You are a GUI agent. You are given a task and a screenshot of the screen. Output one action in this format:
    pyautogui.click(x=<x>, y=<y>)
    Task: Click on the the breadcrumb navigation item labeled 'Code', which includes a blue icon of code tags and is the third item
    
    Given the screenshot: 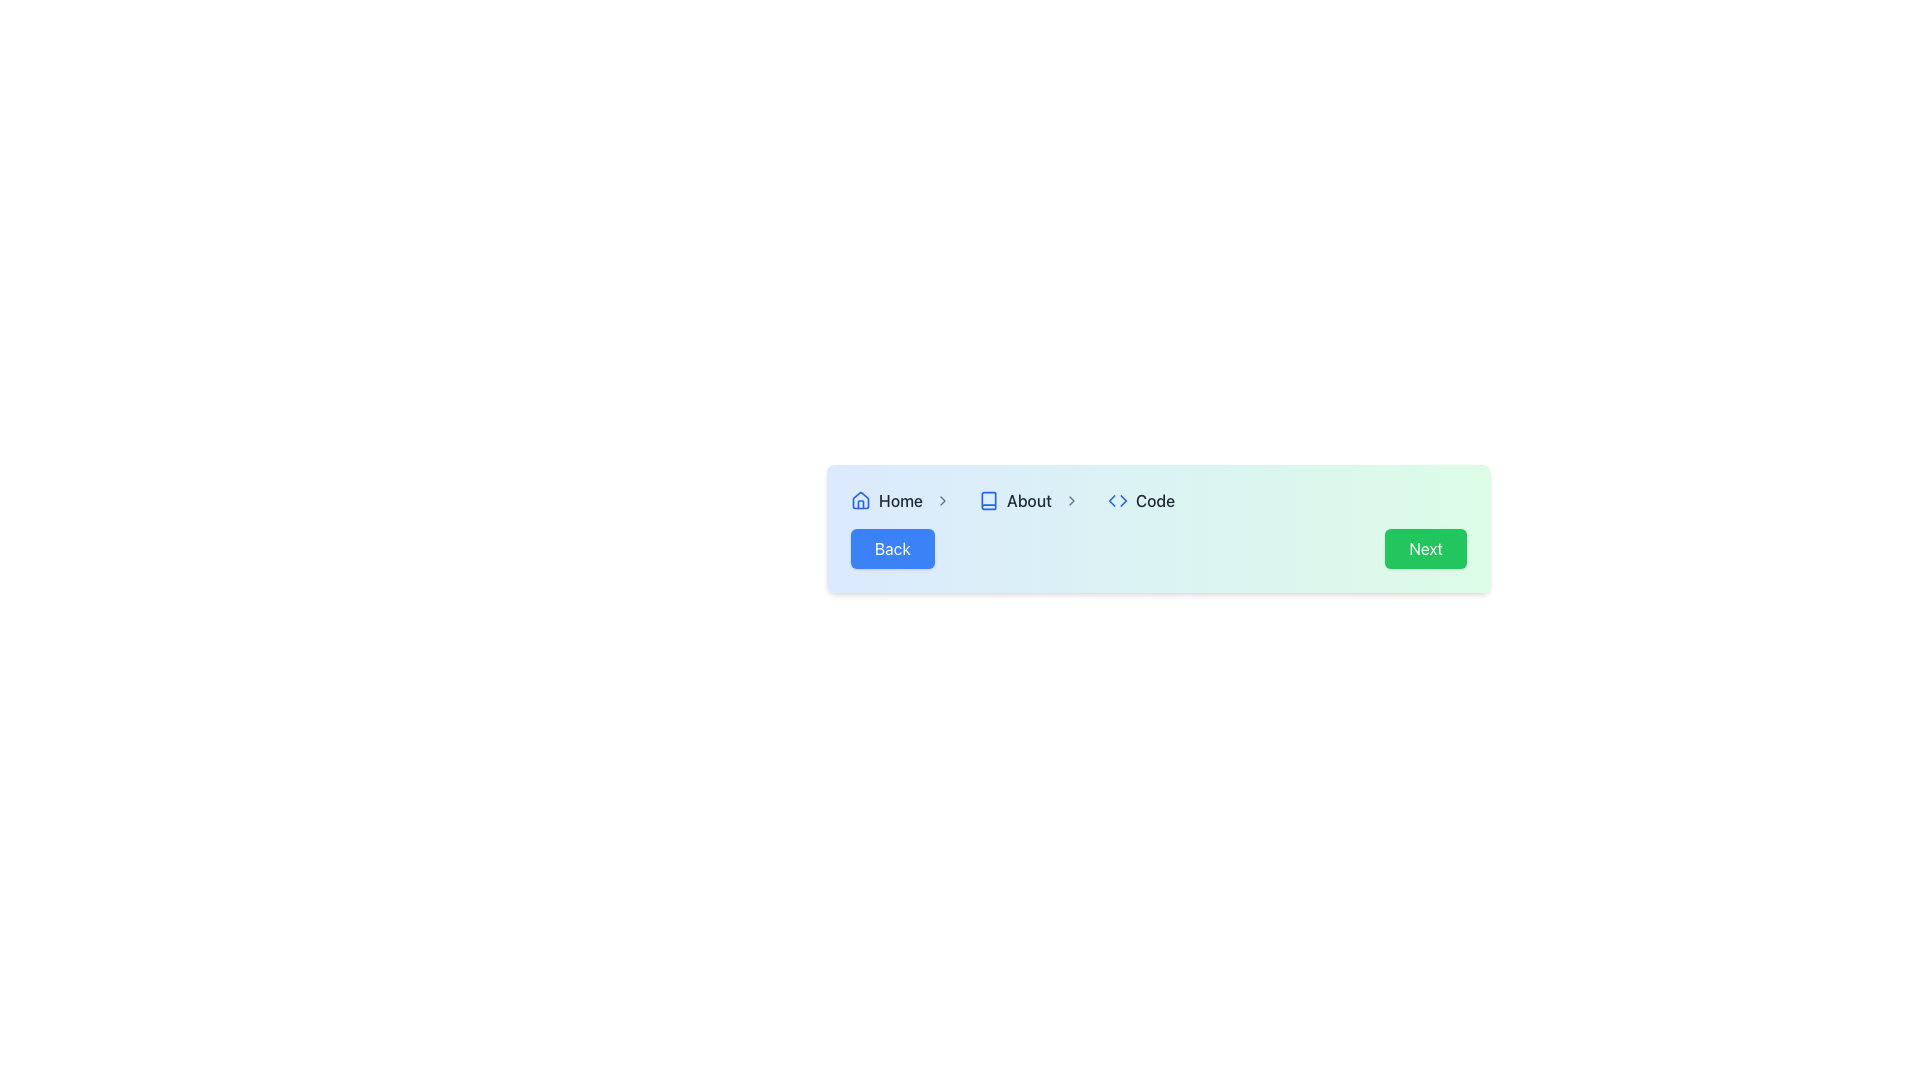 What is the action you would take?
    pyautogui.click(x=1141, y=500)
    